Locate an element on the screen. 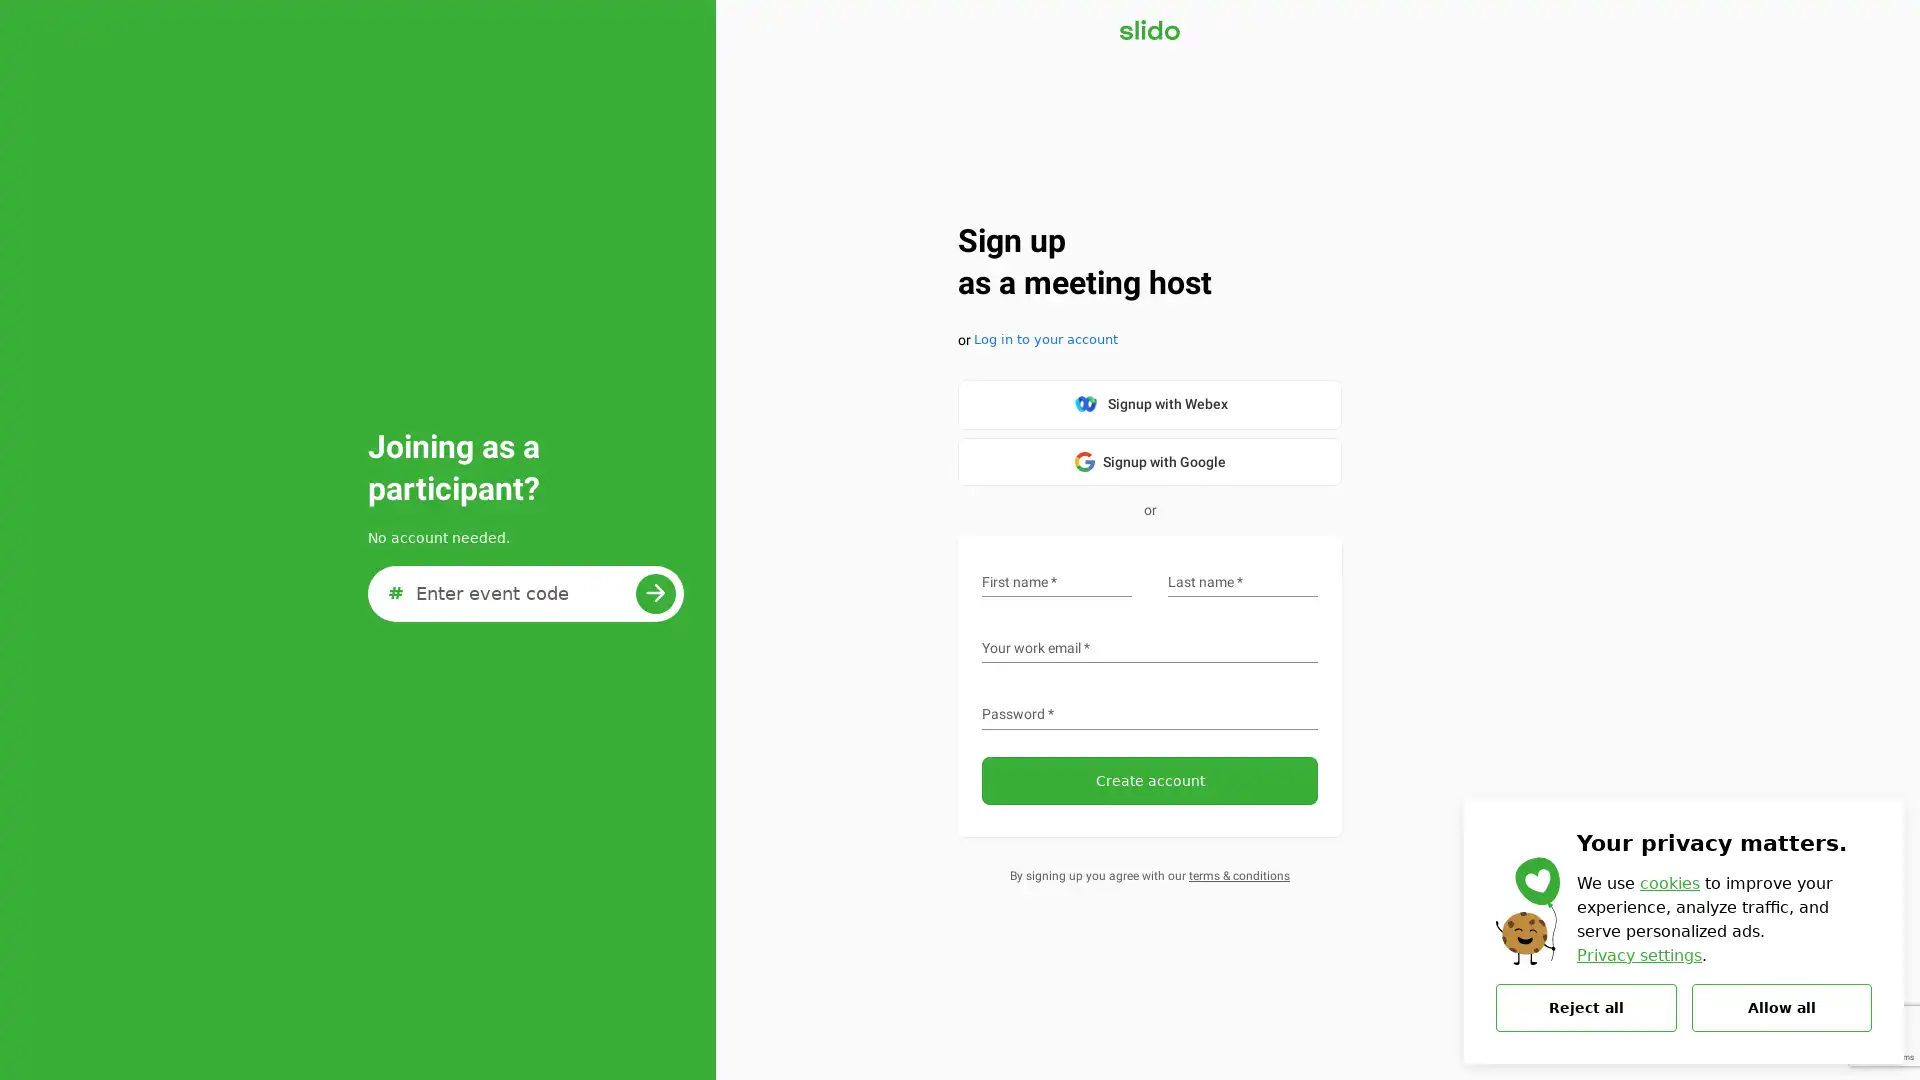 The width and height of the screenshot is (1920, 1080). Allow all is located at coordinates (1781, 1007).